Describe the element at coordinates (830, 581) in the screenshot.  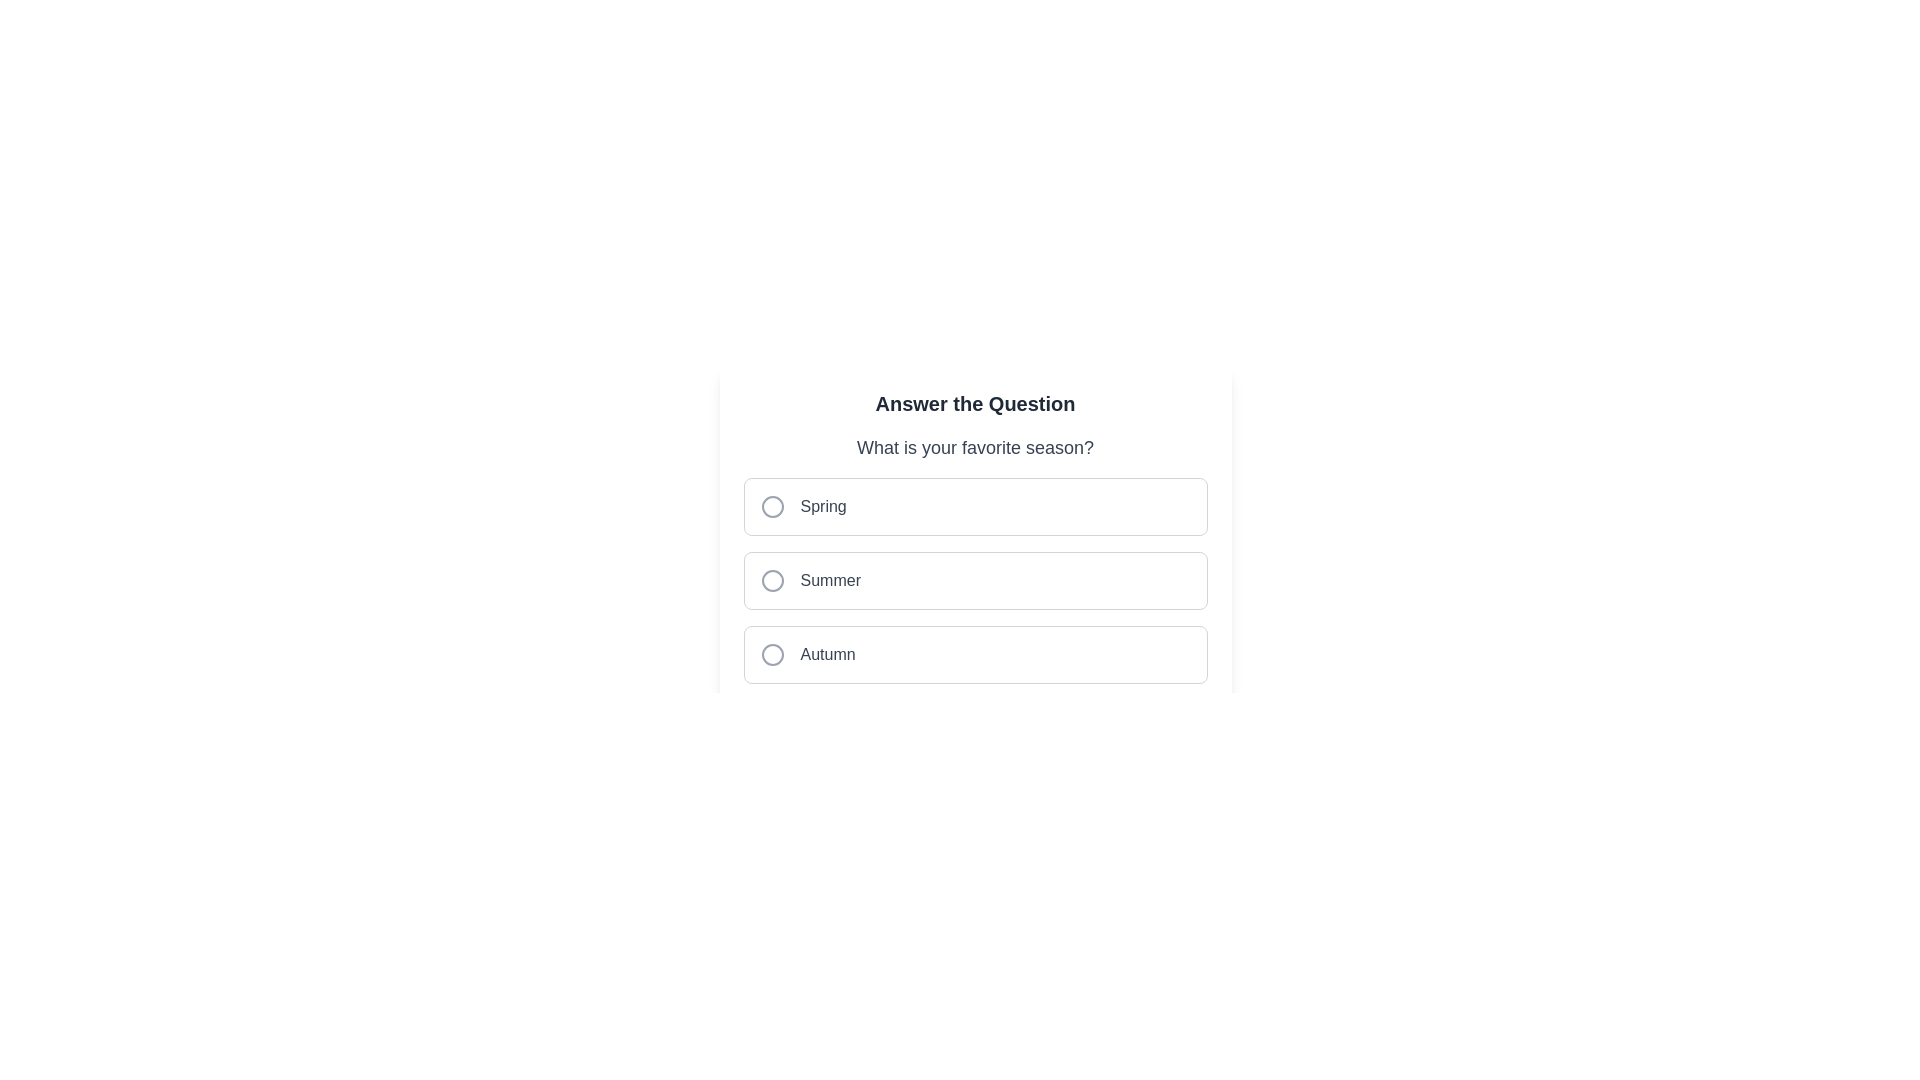
I see `label text 'Summer' which is displayed in gray color, indicating the second option in a multiple-choice selection component` at that location.